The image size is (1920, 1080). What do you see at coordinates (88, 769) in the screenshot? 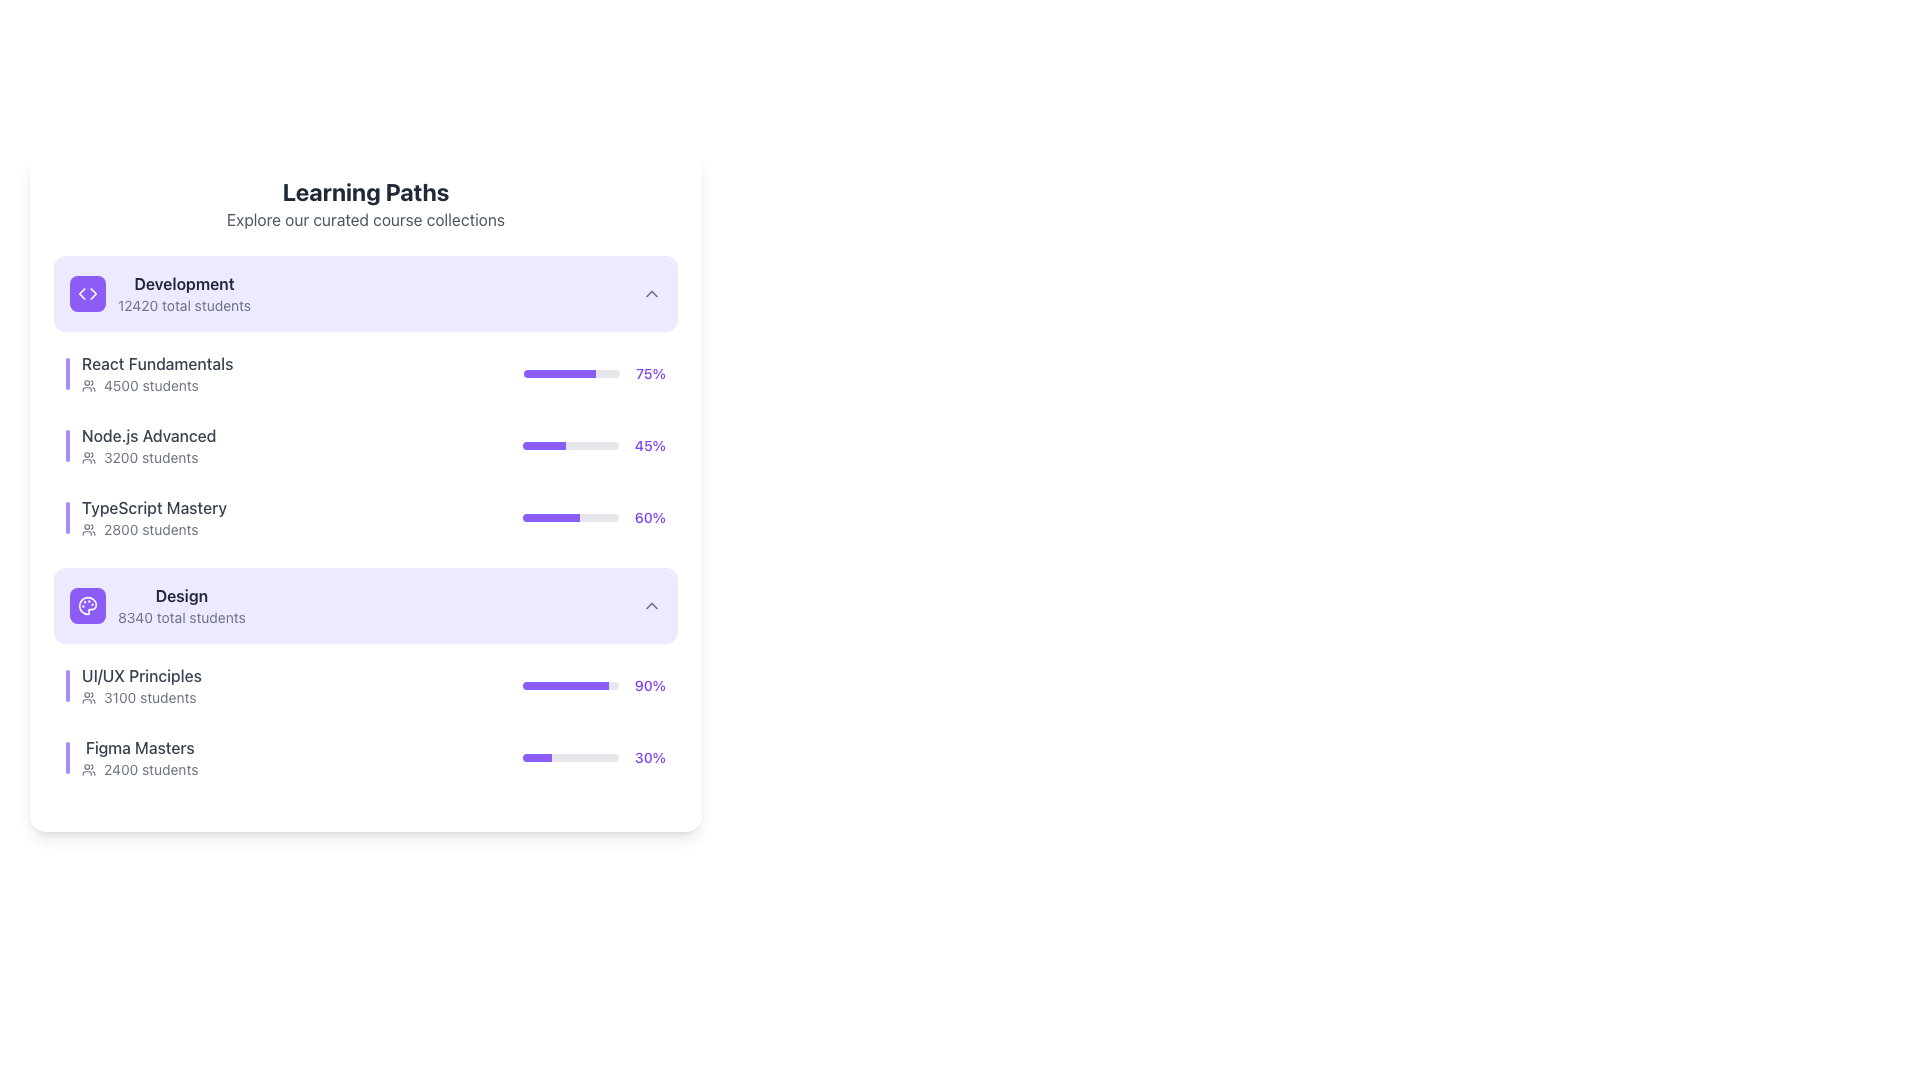
I see `the SVG icon indicating the number of students in the 'Figma Masters' course, located to the left of the text '2400 students' in the 'Design' section` at bounding box center [88, 769].